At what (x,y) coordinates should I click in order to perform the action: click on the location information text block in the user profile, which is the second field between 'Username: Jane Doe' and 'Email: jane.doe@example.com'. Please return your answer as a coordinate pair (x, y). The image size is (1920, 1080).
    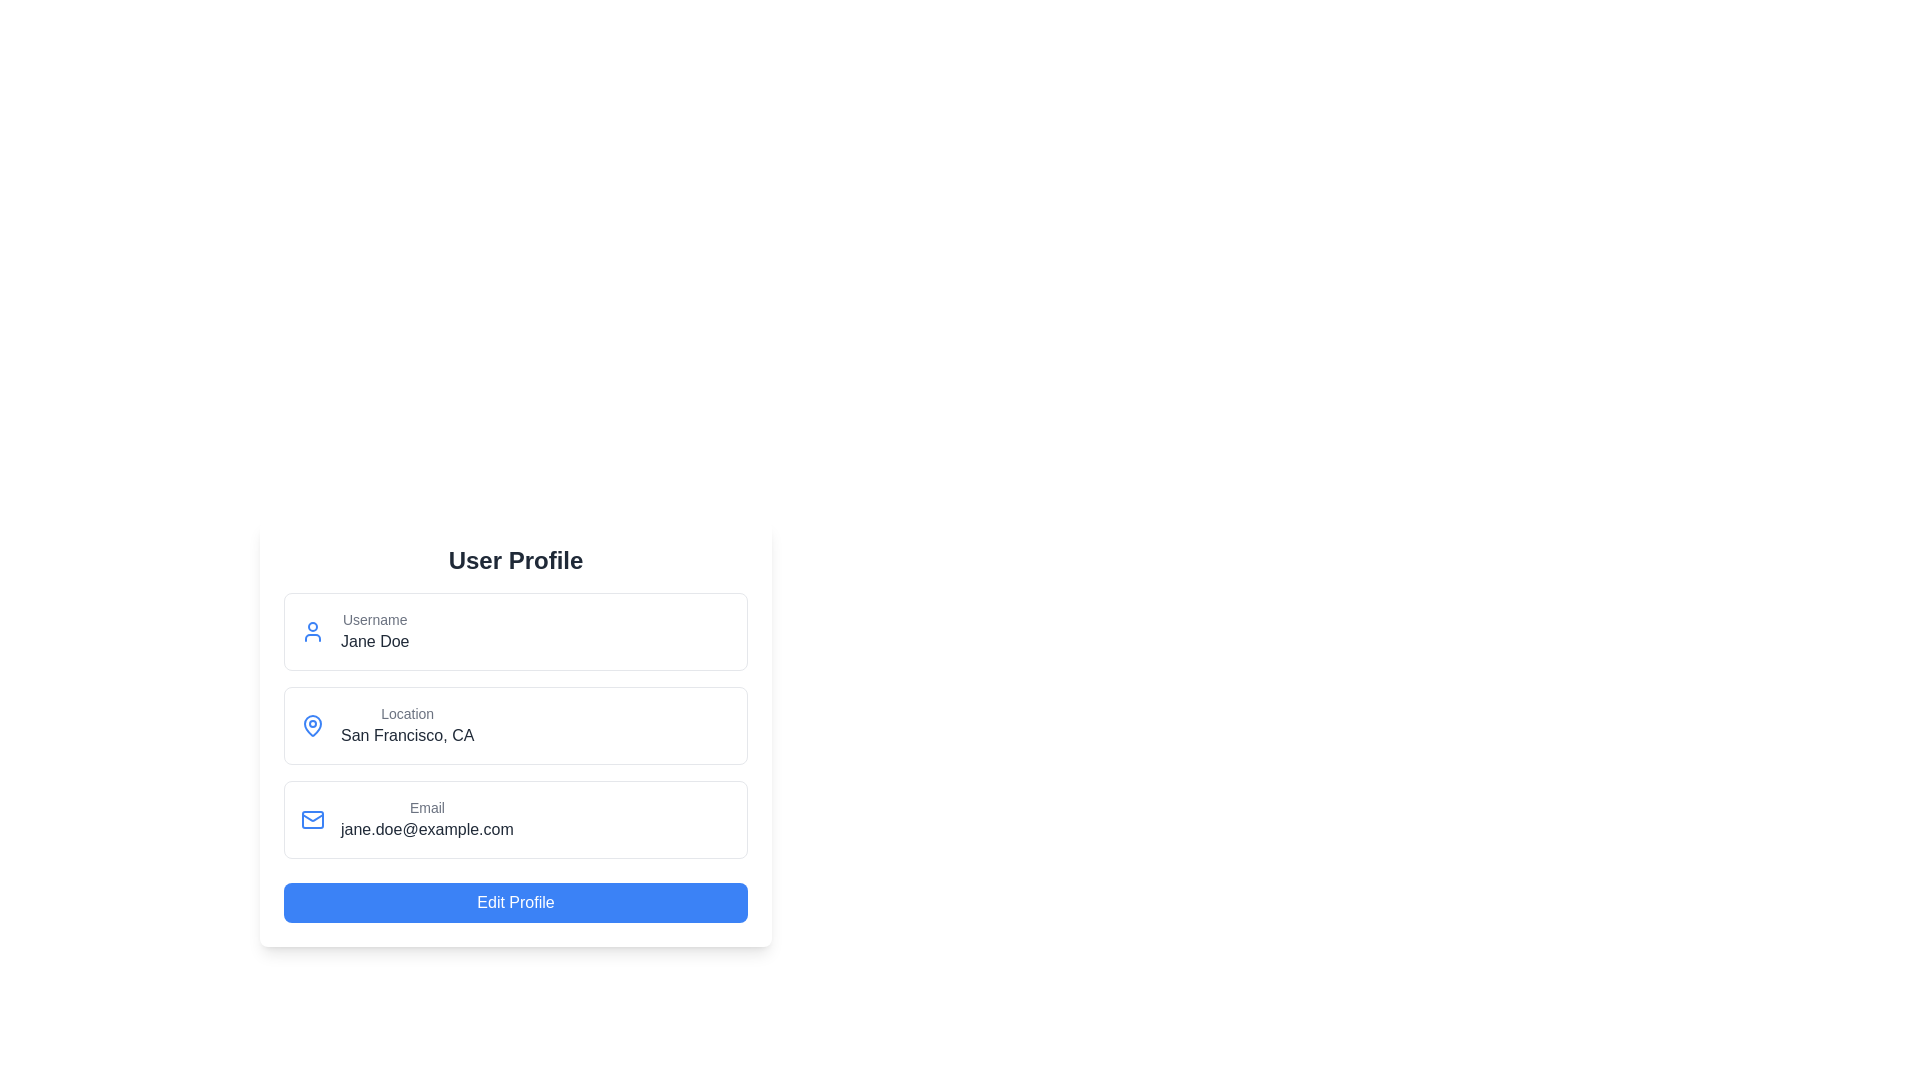
    Looking at the image, I should click on (406, 725).